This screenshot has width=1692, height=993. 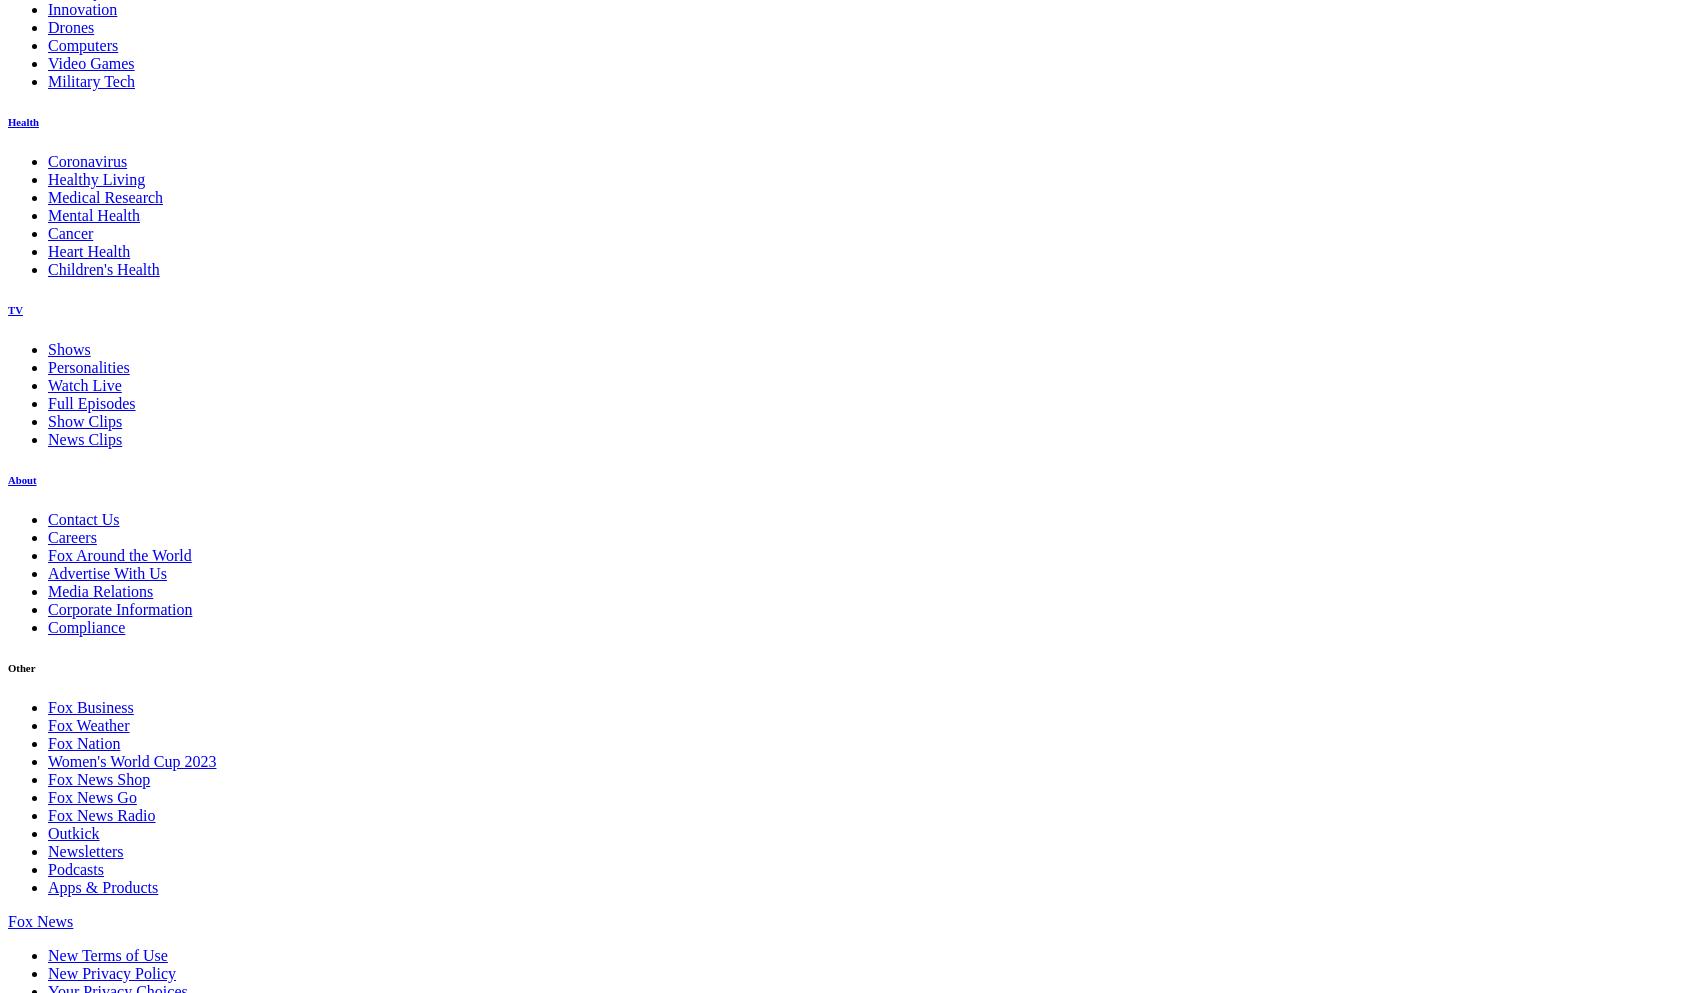 I want to click on 'Military Tech', so click(x=91, y=80).